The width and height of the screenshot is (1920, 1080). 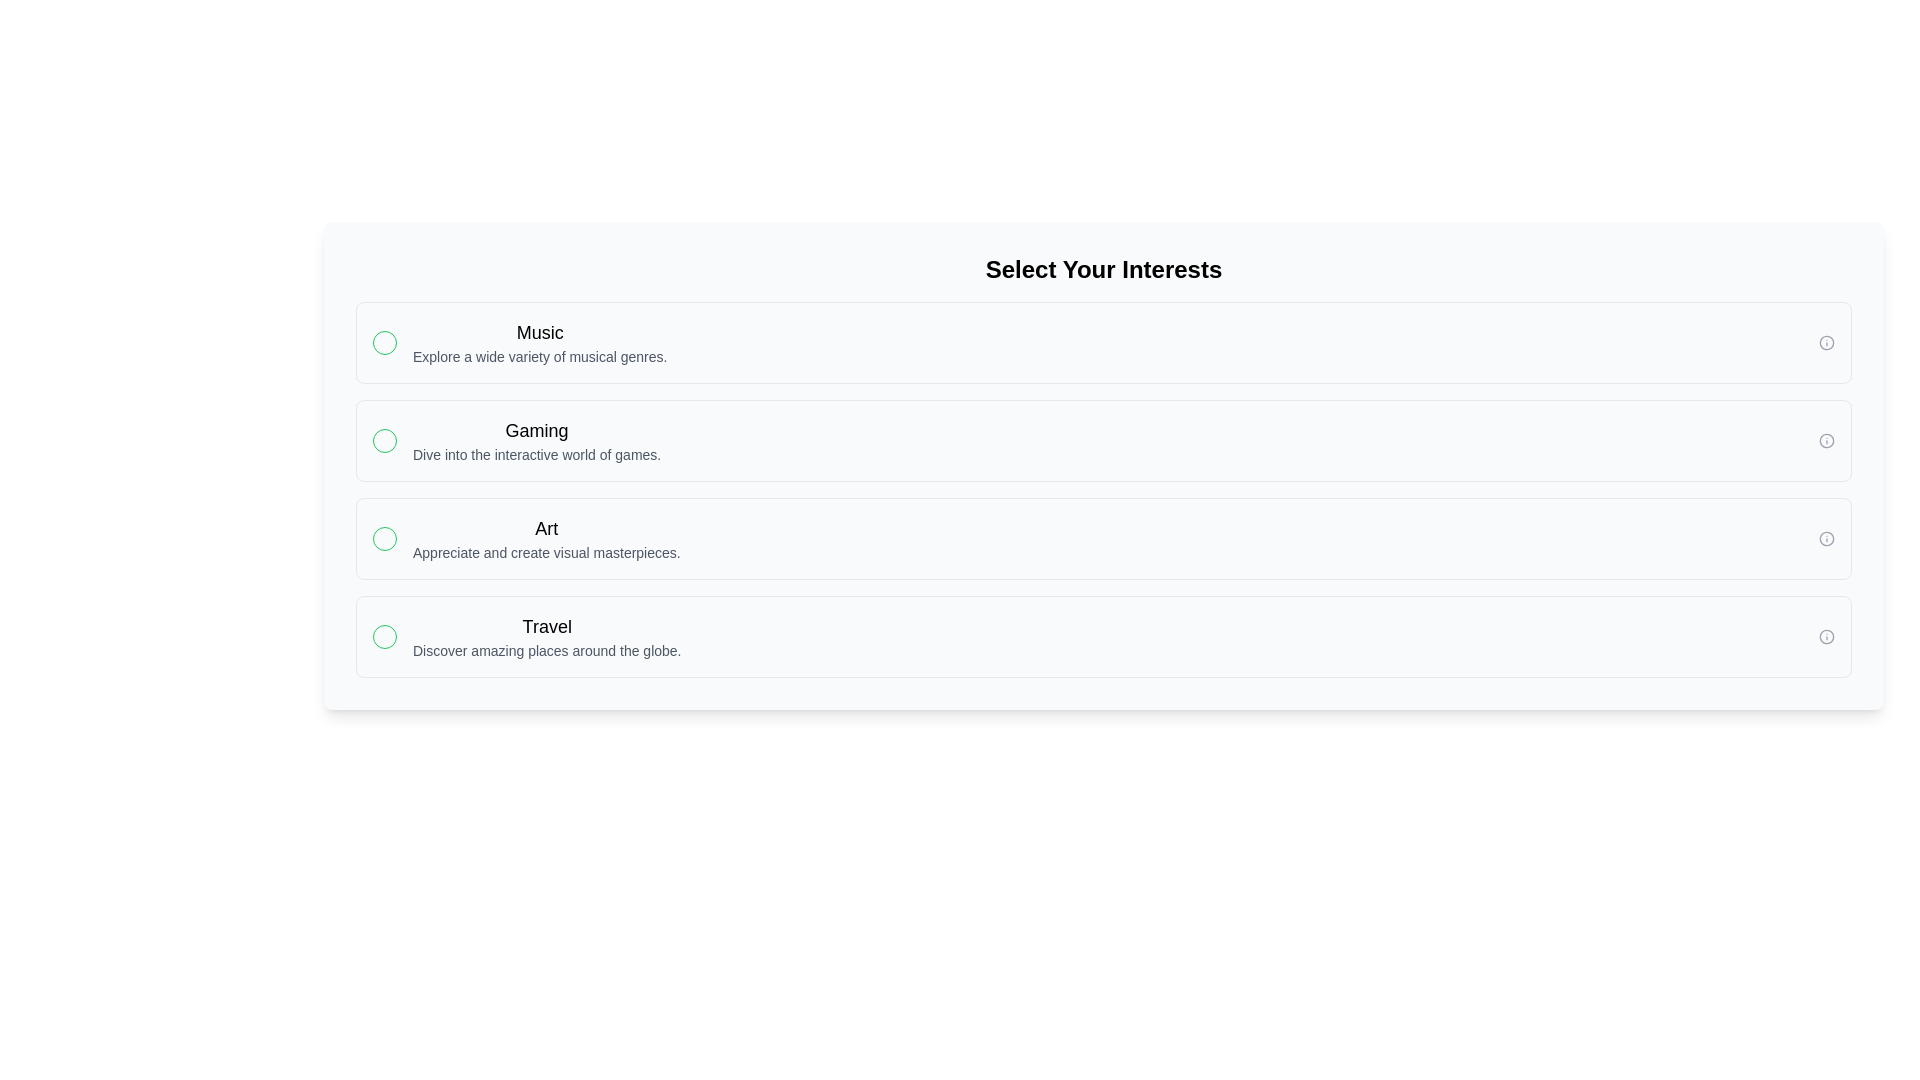 What do you see at coordinates (1103, 439) in the screenshot?
I see `the option corresponding to Gaming to select it` at bounding box center [1103, 439].